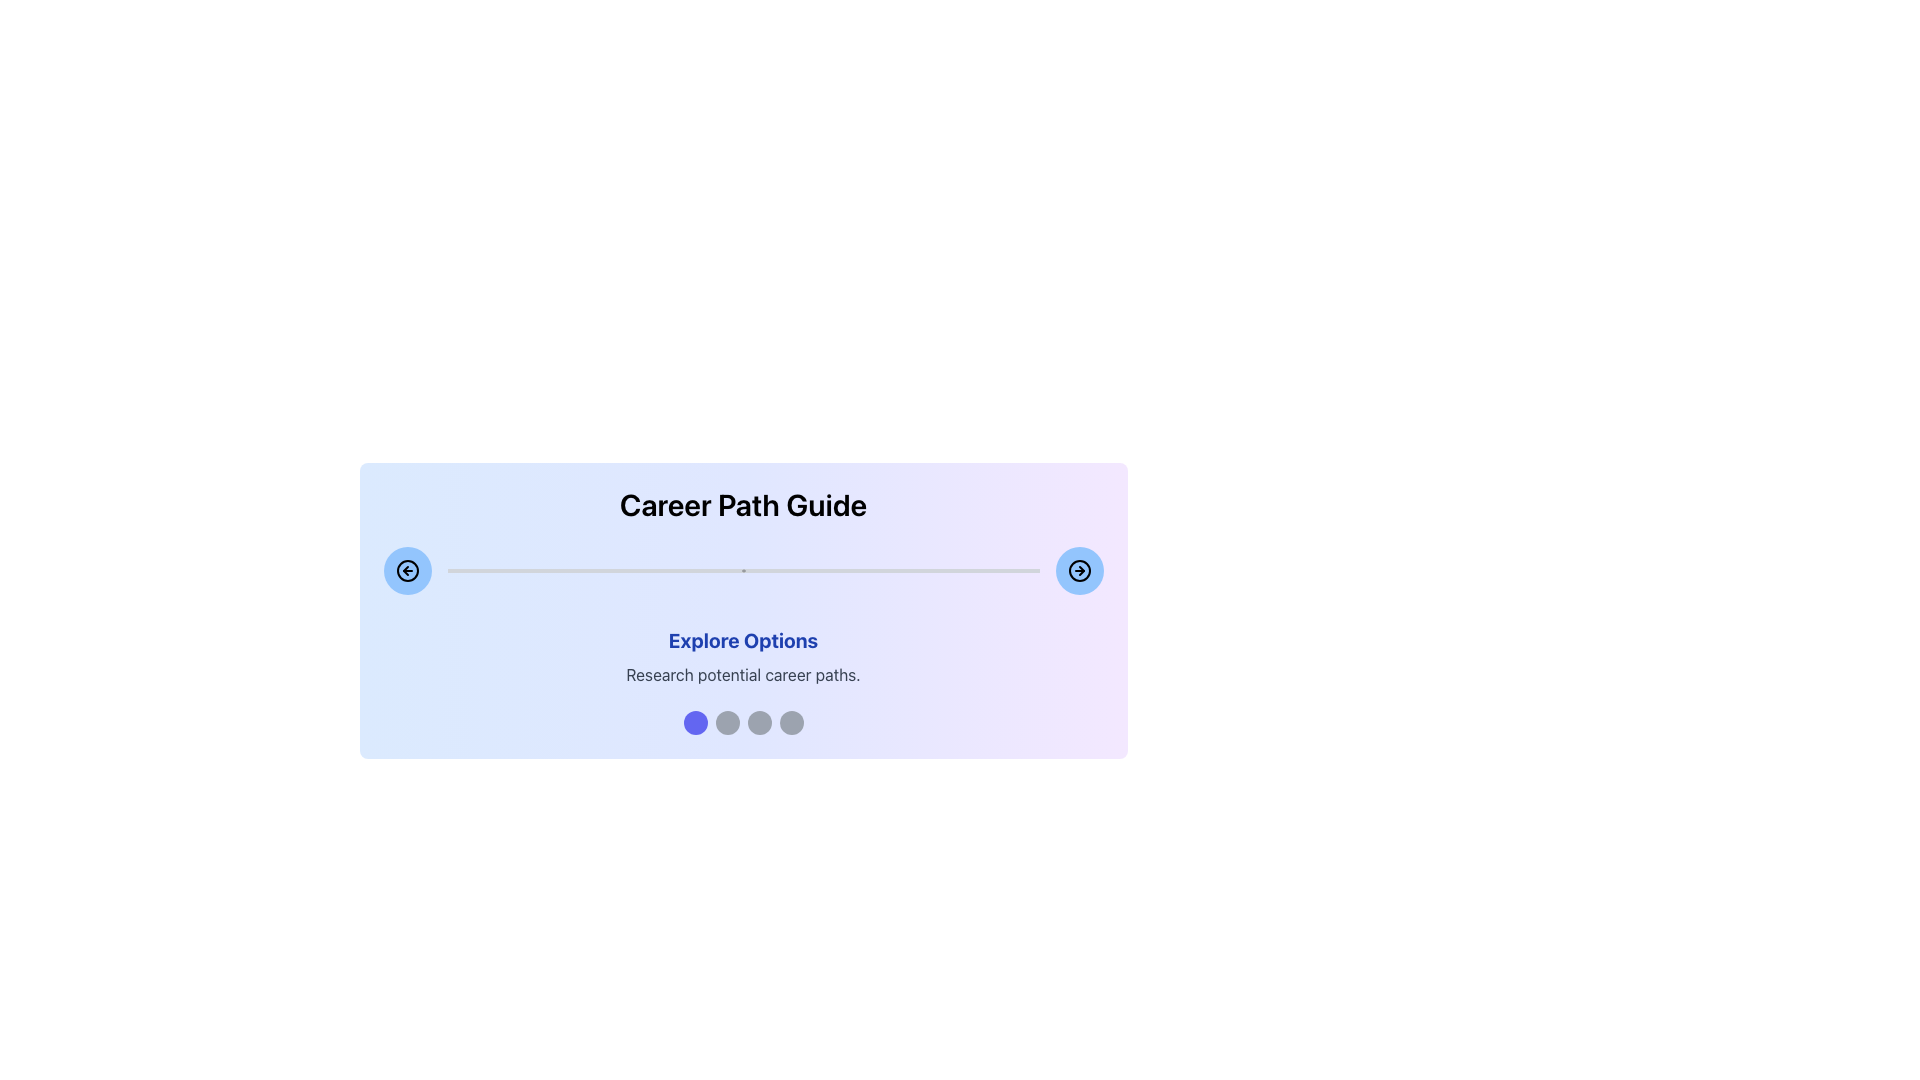 Image resolution: width=1920 pixels, height=1080 pixels. What do you see at coordinates (790, 722) in the screenshot?
I see `the small circular gray button, the fourth button in the horizontal layout below the 'Explore Options' section` at bounding box center [790, 722].